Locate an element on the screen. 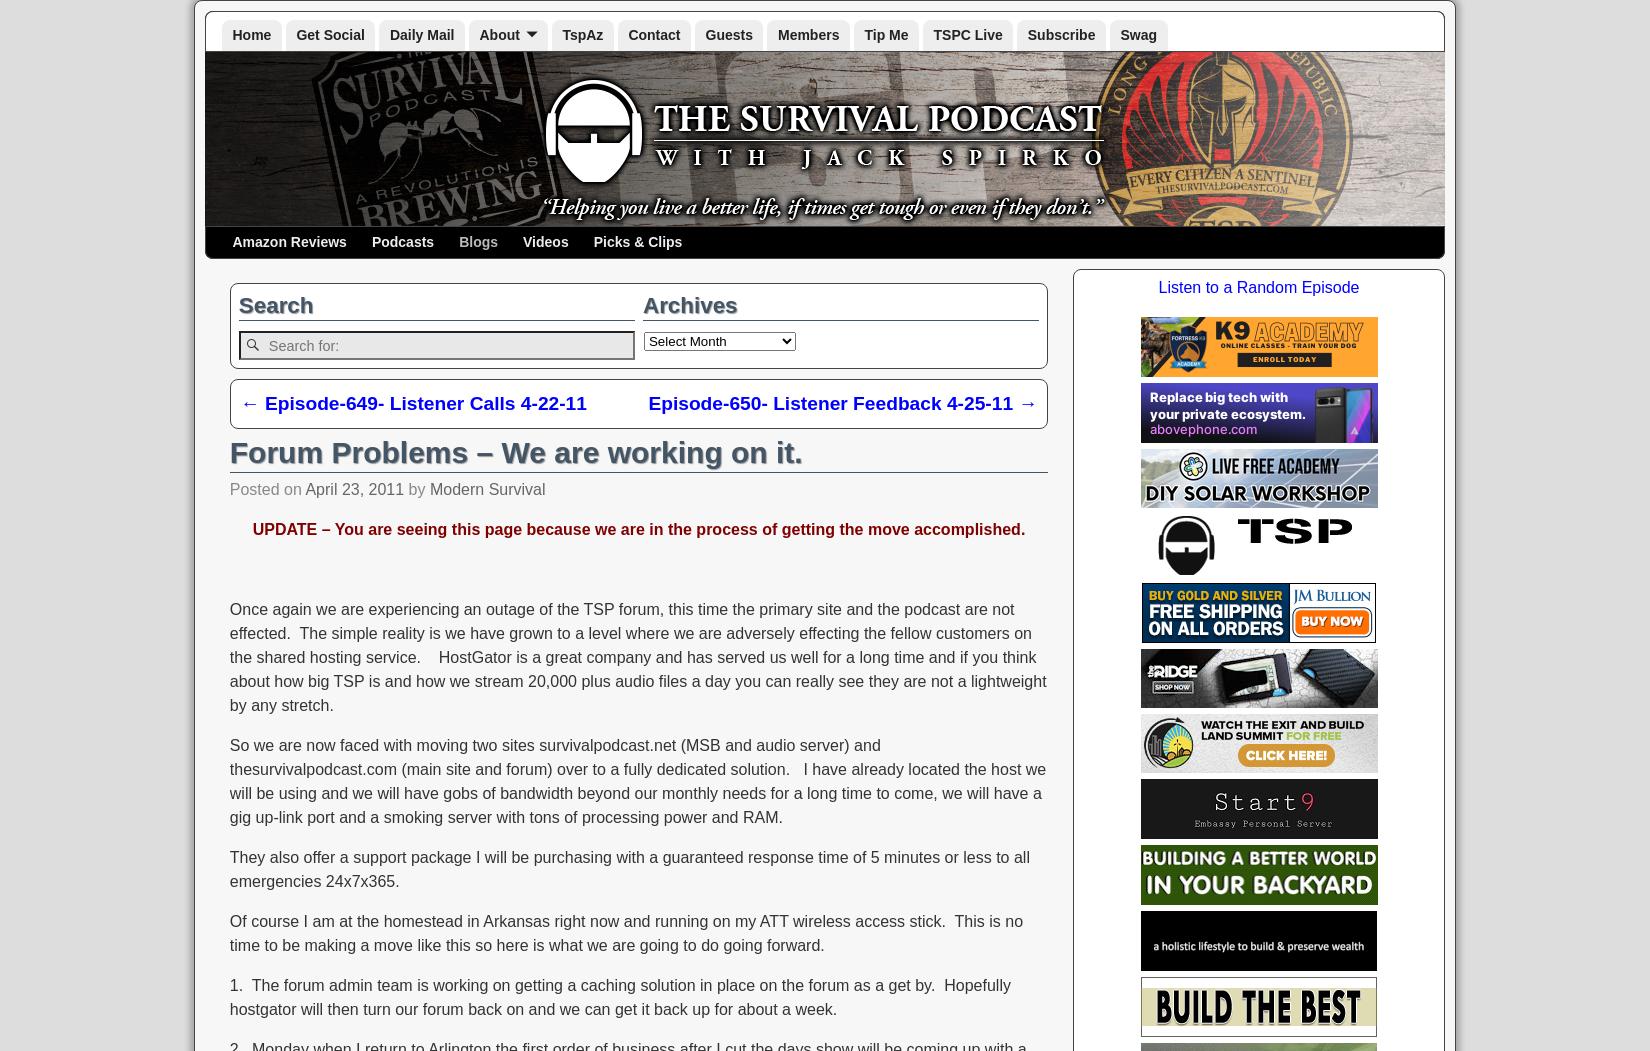  'Modern Survival' is located at coordinates (486, 488).